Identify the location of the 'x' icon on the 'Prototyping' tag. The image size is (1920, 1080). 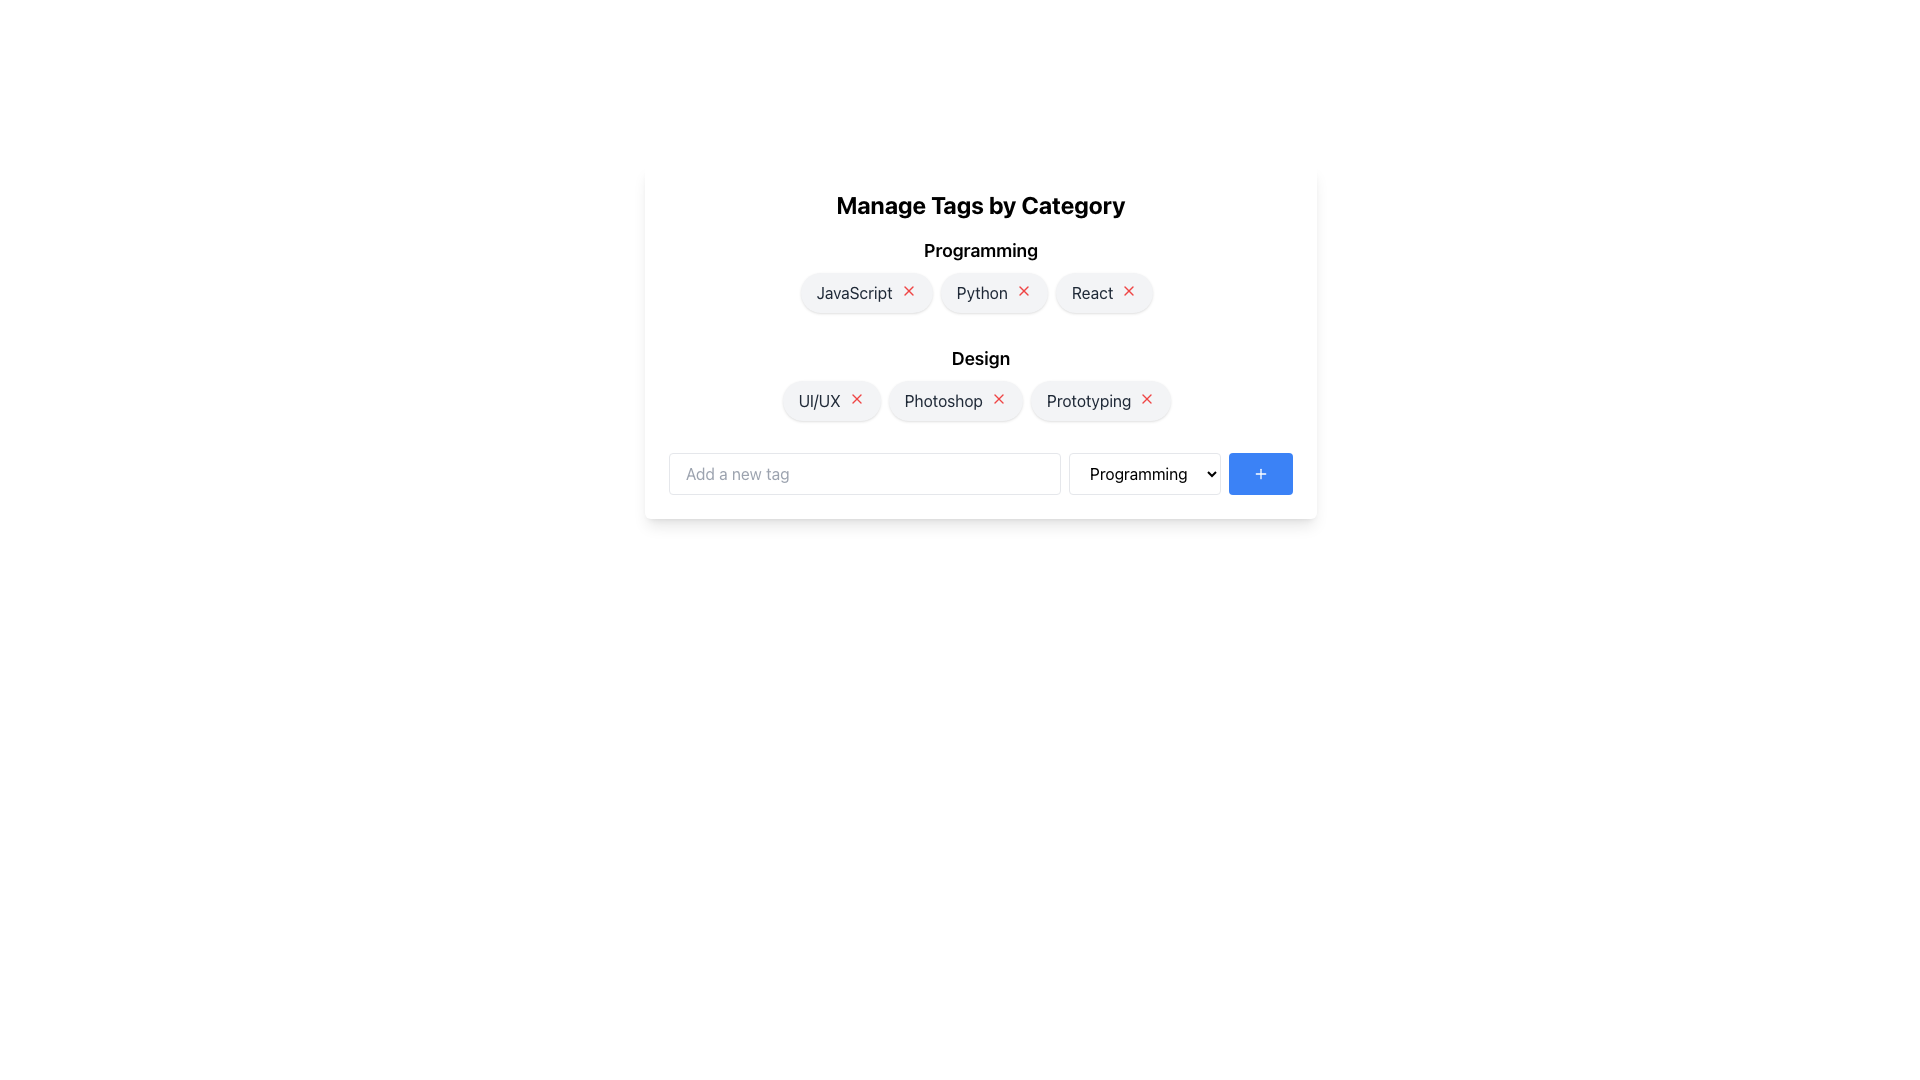
(1100, 401).